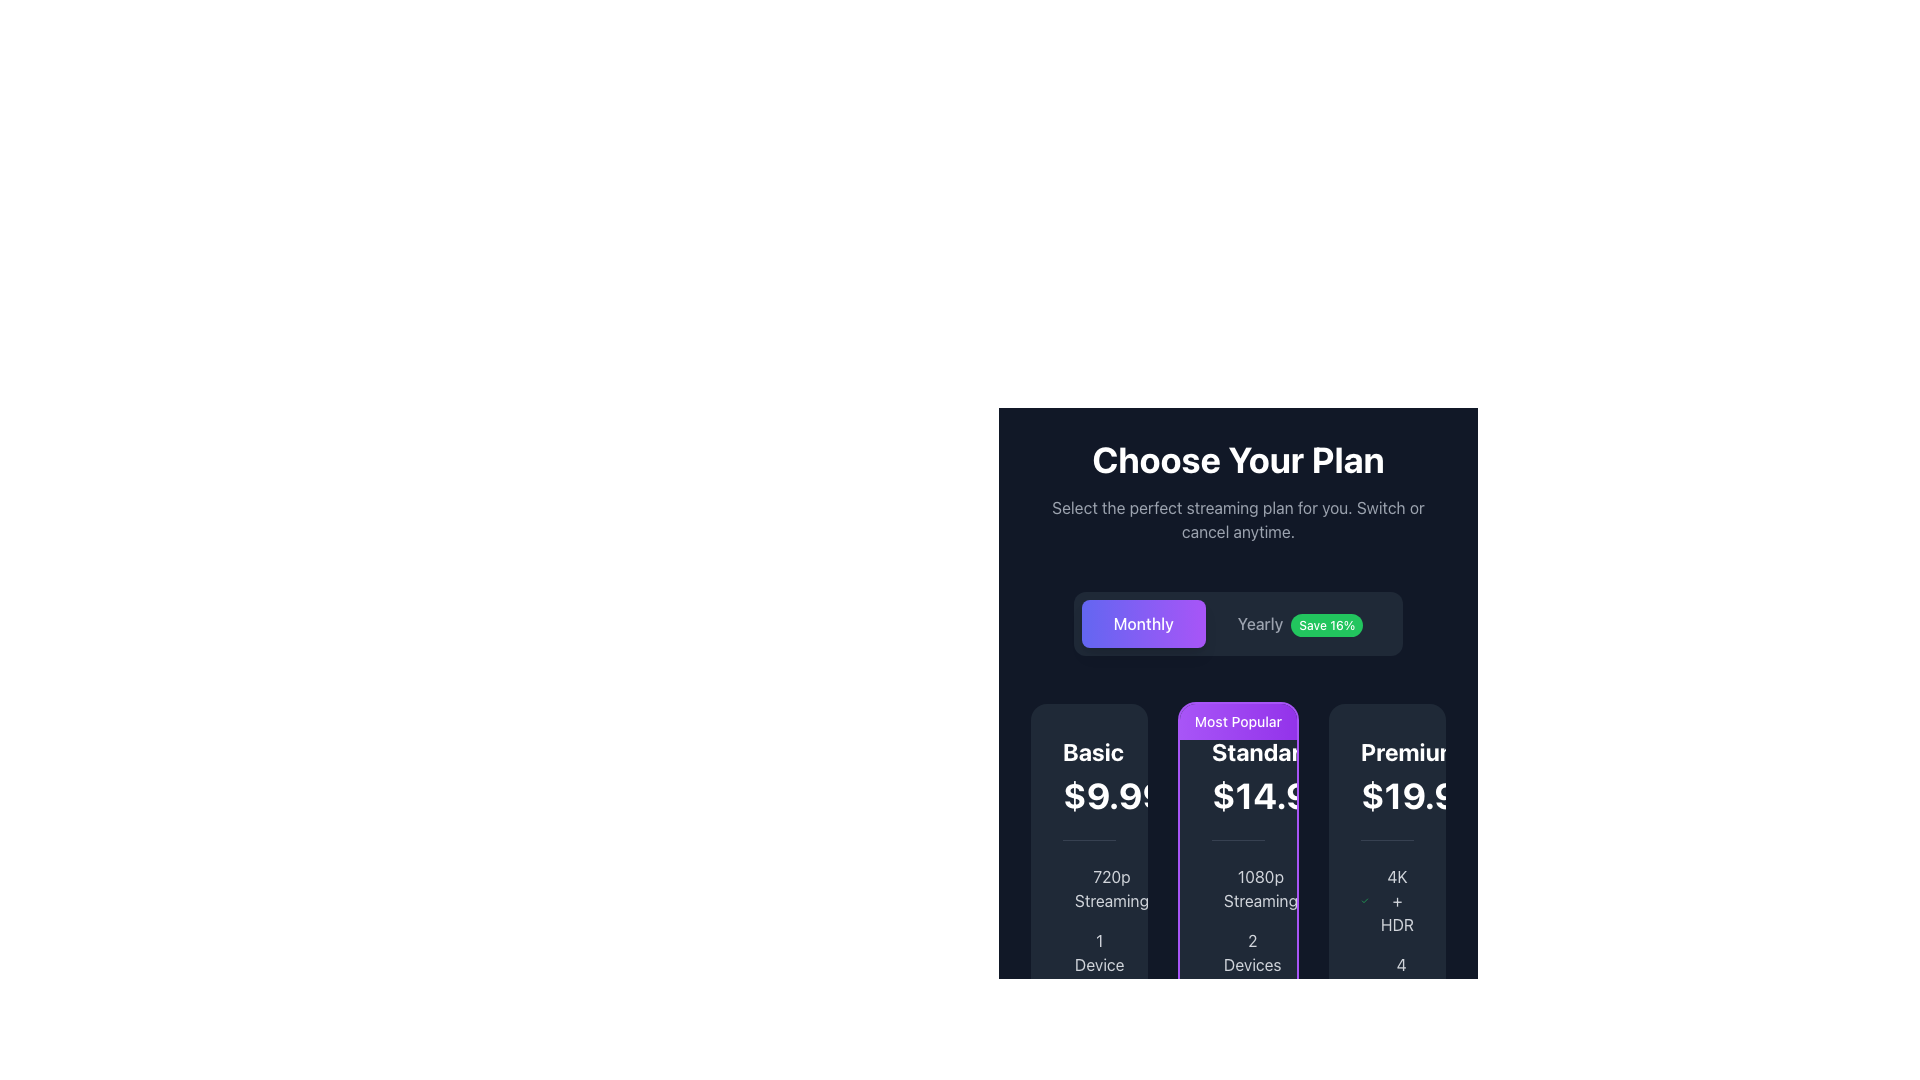 This screenshot has width=1920, height=1080. Describe the element at coordinates (1088, 752) in the screenshot. I see `text label that serves as the header for the specific plan type in the first pricing card of the 'Choose Your Plan' section` at that location.